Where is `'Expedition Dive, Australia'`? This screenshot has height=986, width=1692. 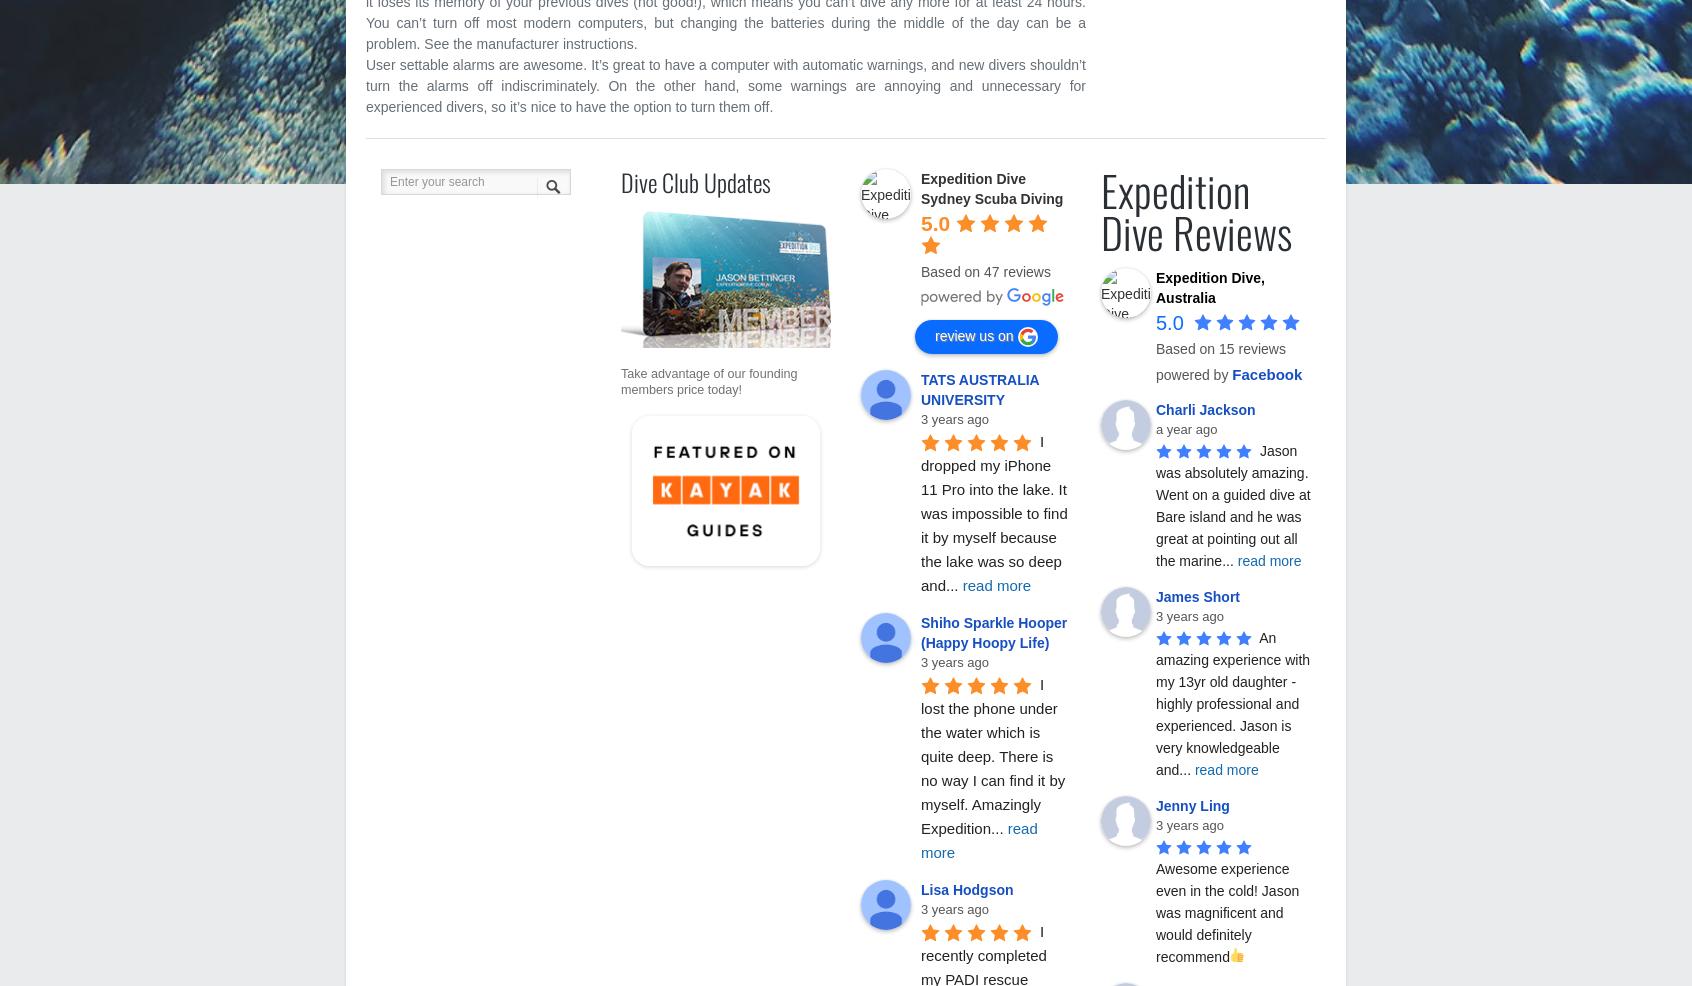
'Expedition Dive, Australia' is located at coordinates (1154, 288).